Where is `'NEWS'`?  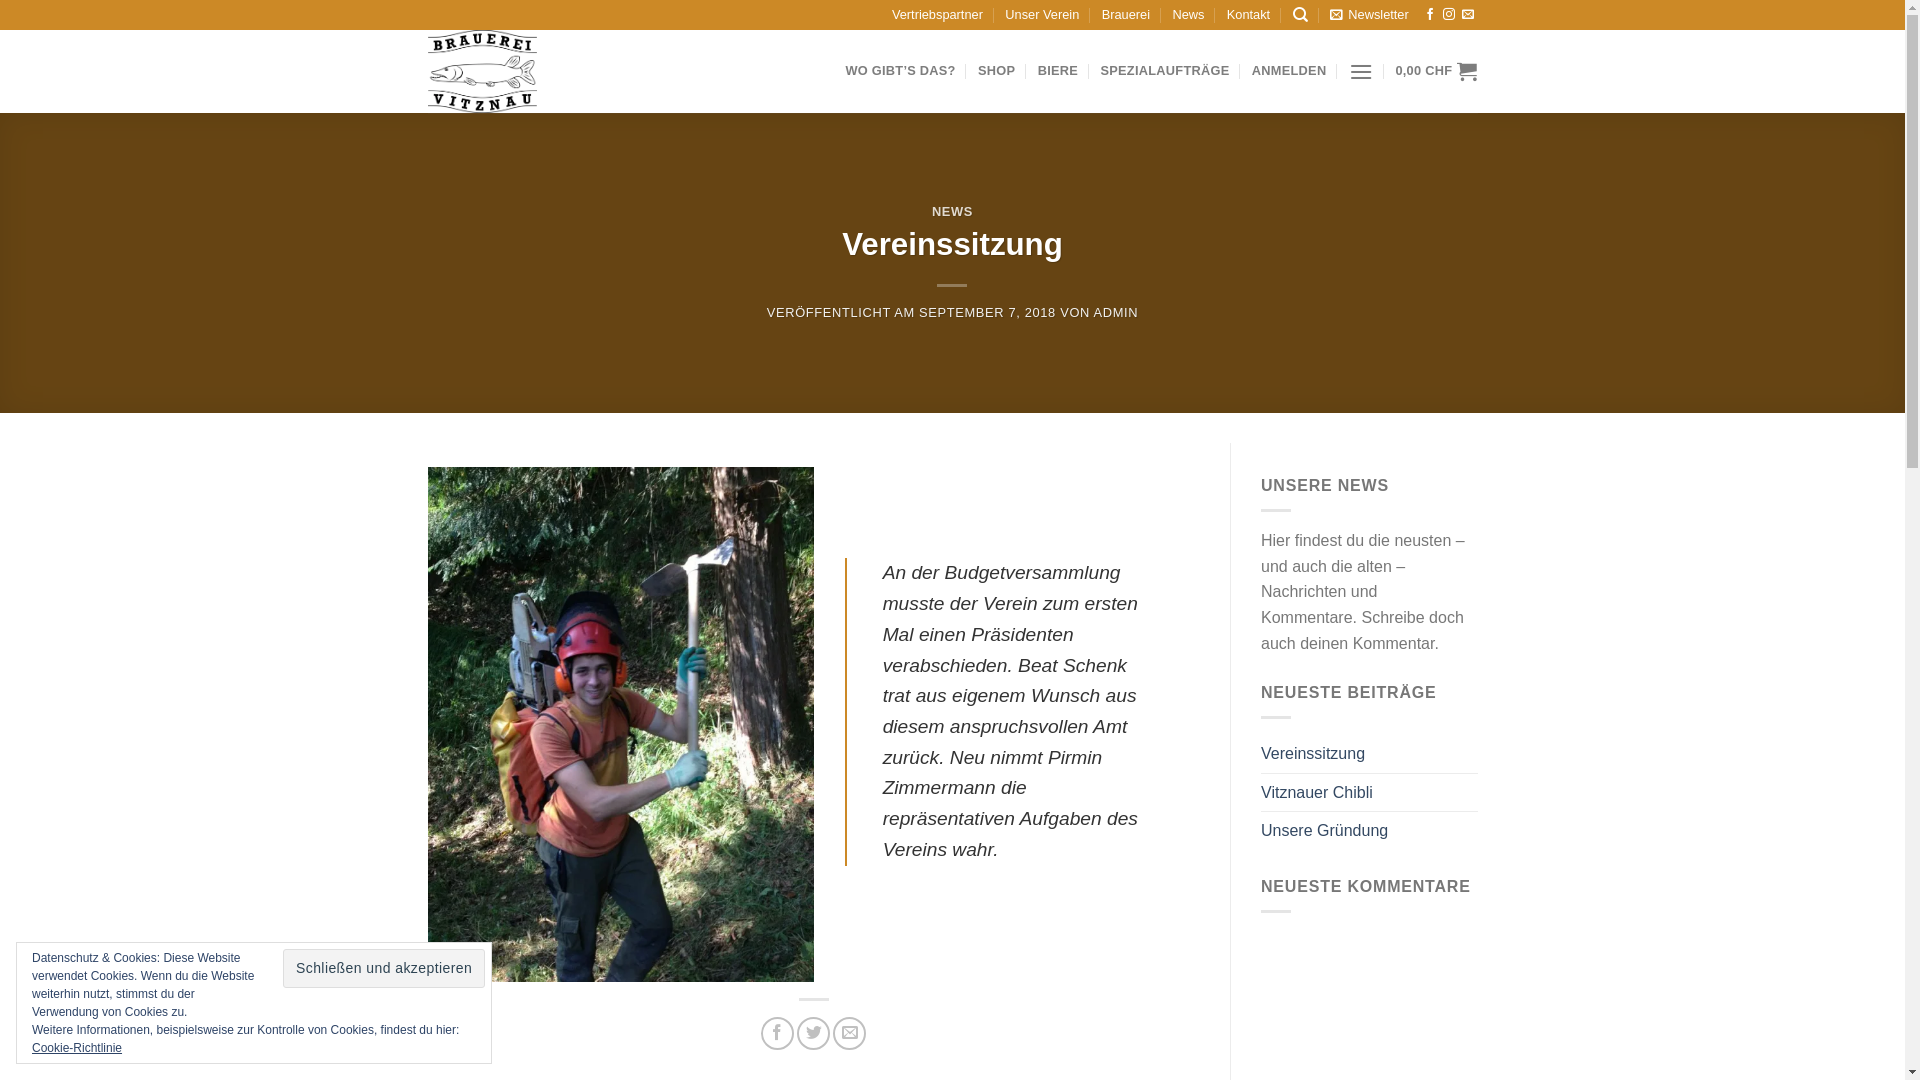 'NEWS' is located at coordinates (951, 211).